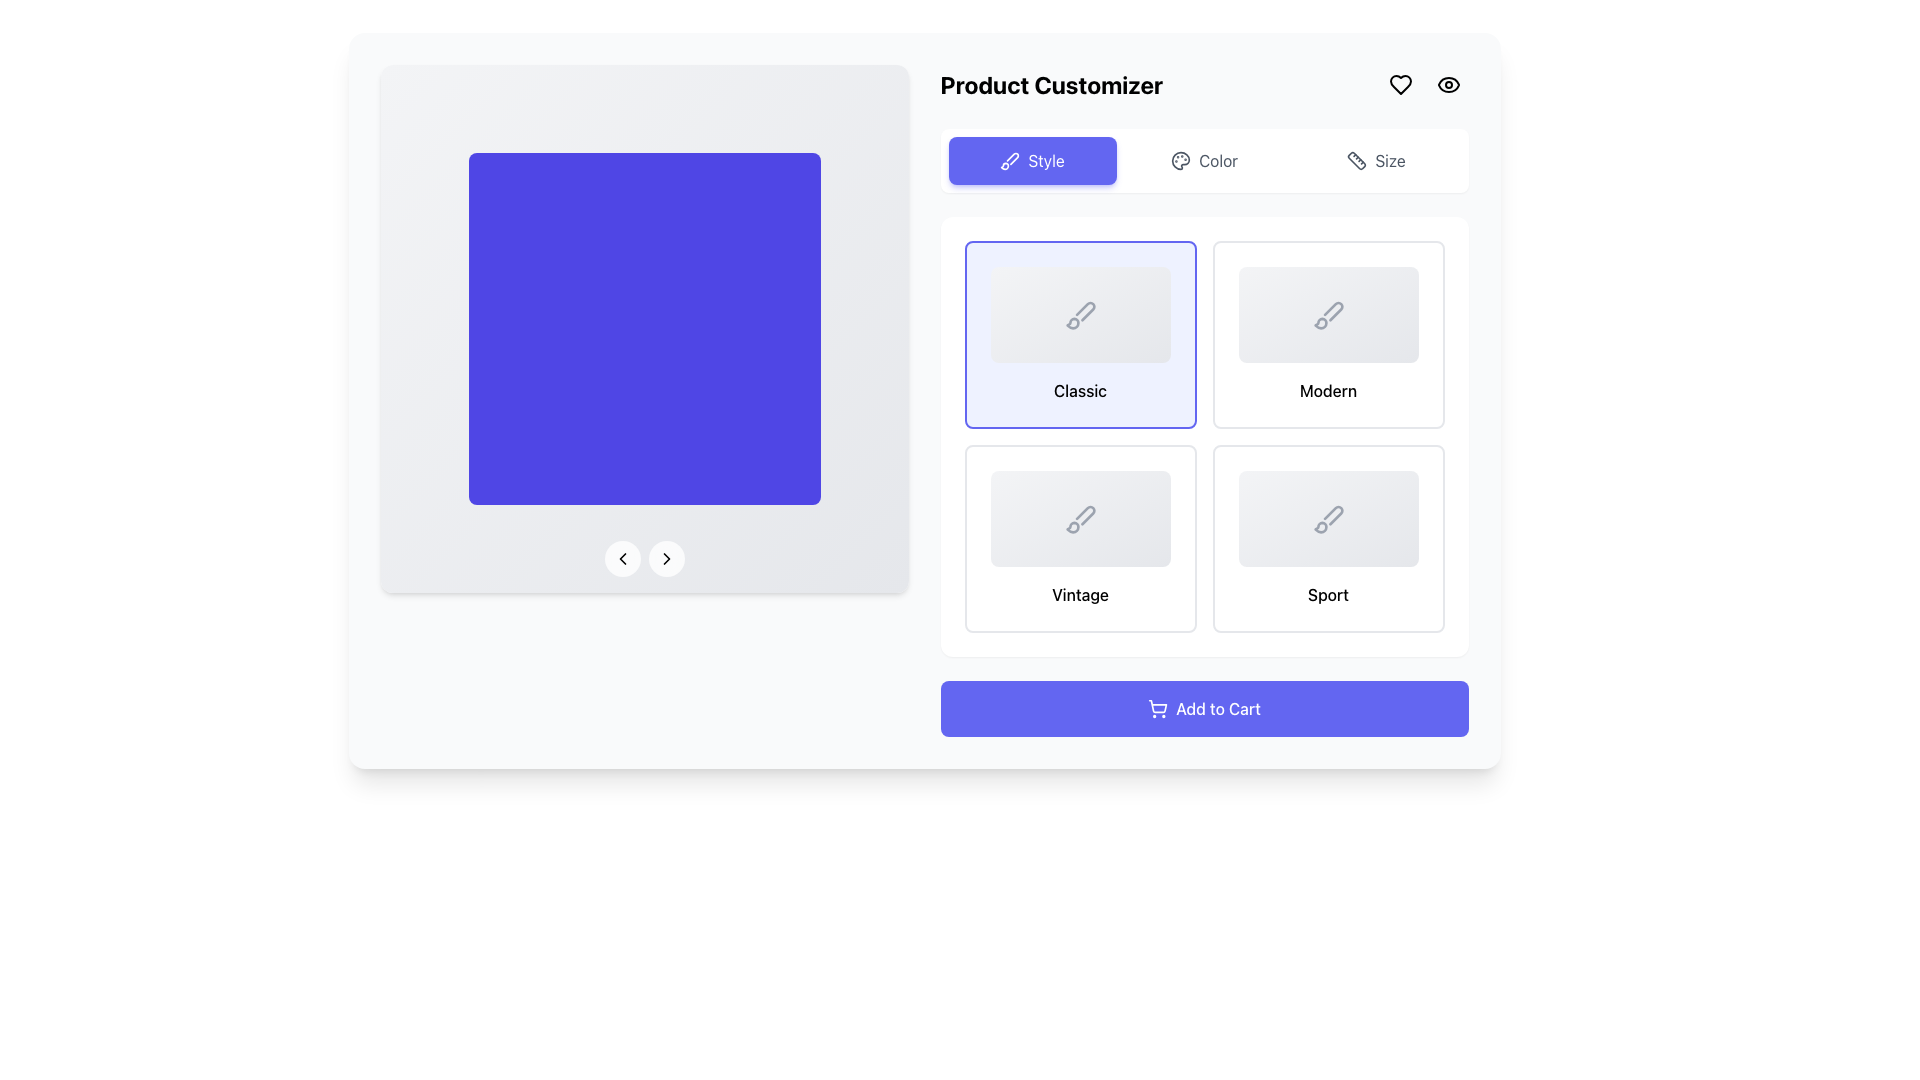 This screenshot has height=1080, width=1920. Describe the element at coordinates (1203, 160) in the screenshot. I see `the 'Color' button, which is a horizontally oriented button featuring a palette icon and changes background color to light gray on hover, located at the center of the three buttons labeled 'Style', 'Color', and 'Size'` at that location.